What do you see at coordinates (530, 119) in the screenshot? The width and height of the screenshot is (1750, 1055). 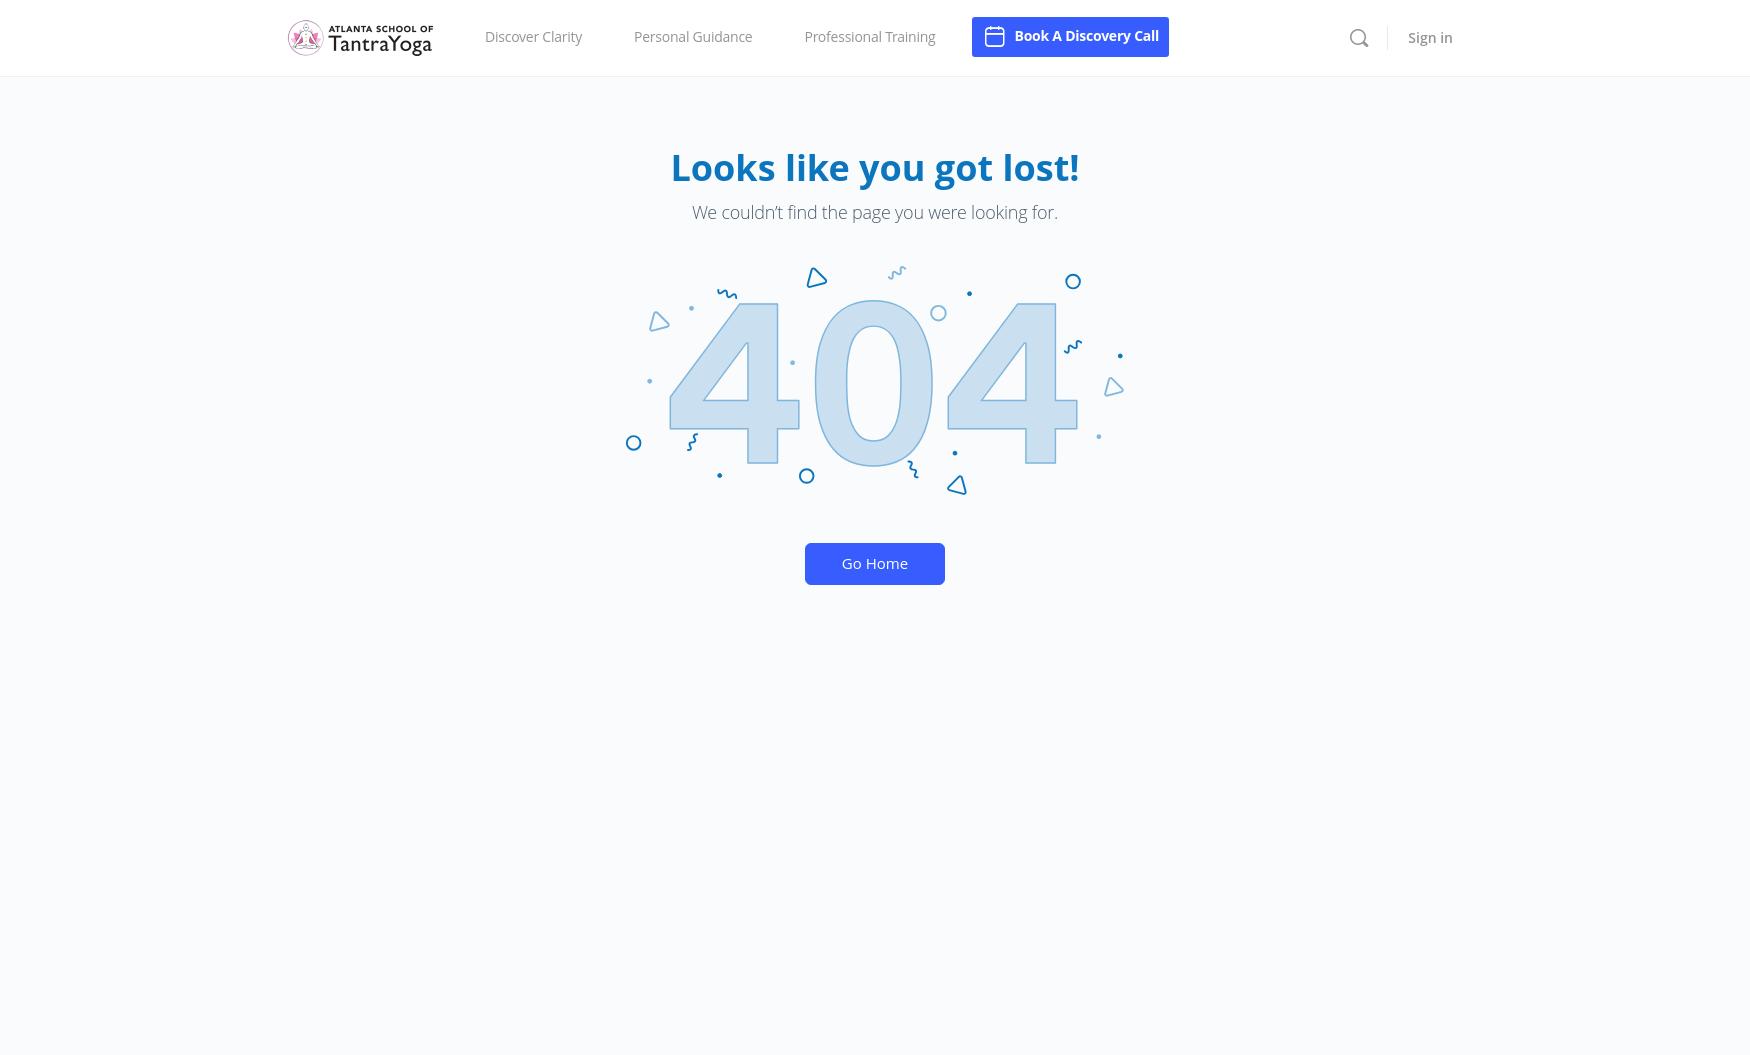 I see `'Take a Course'` at bounding box center [530, 119].